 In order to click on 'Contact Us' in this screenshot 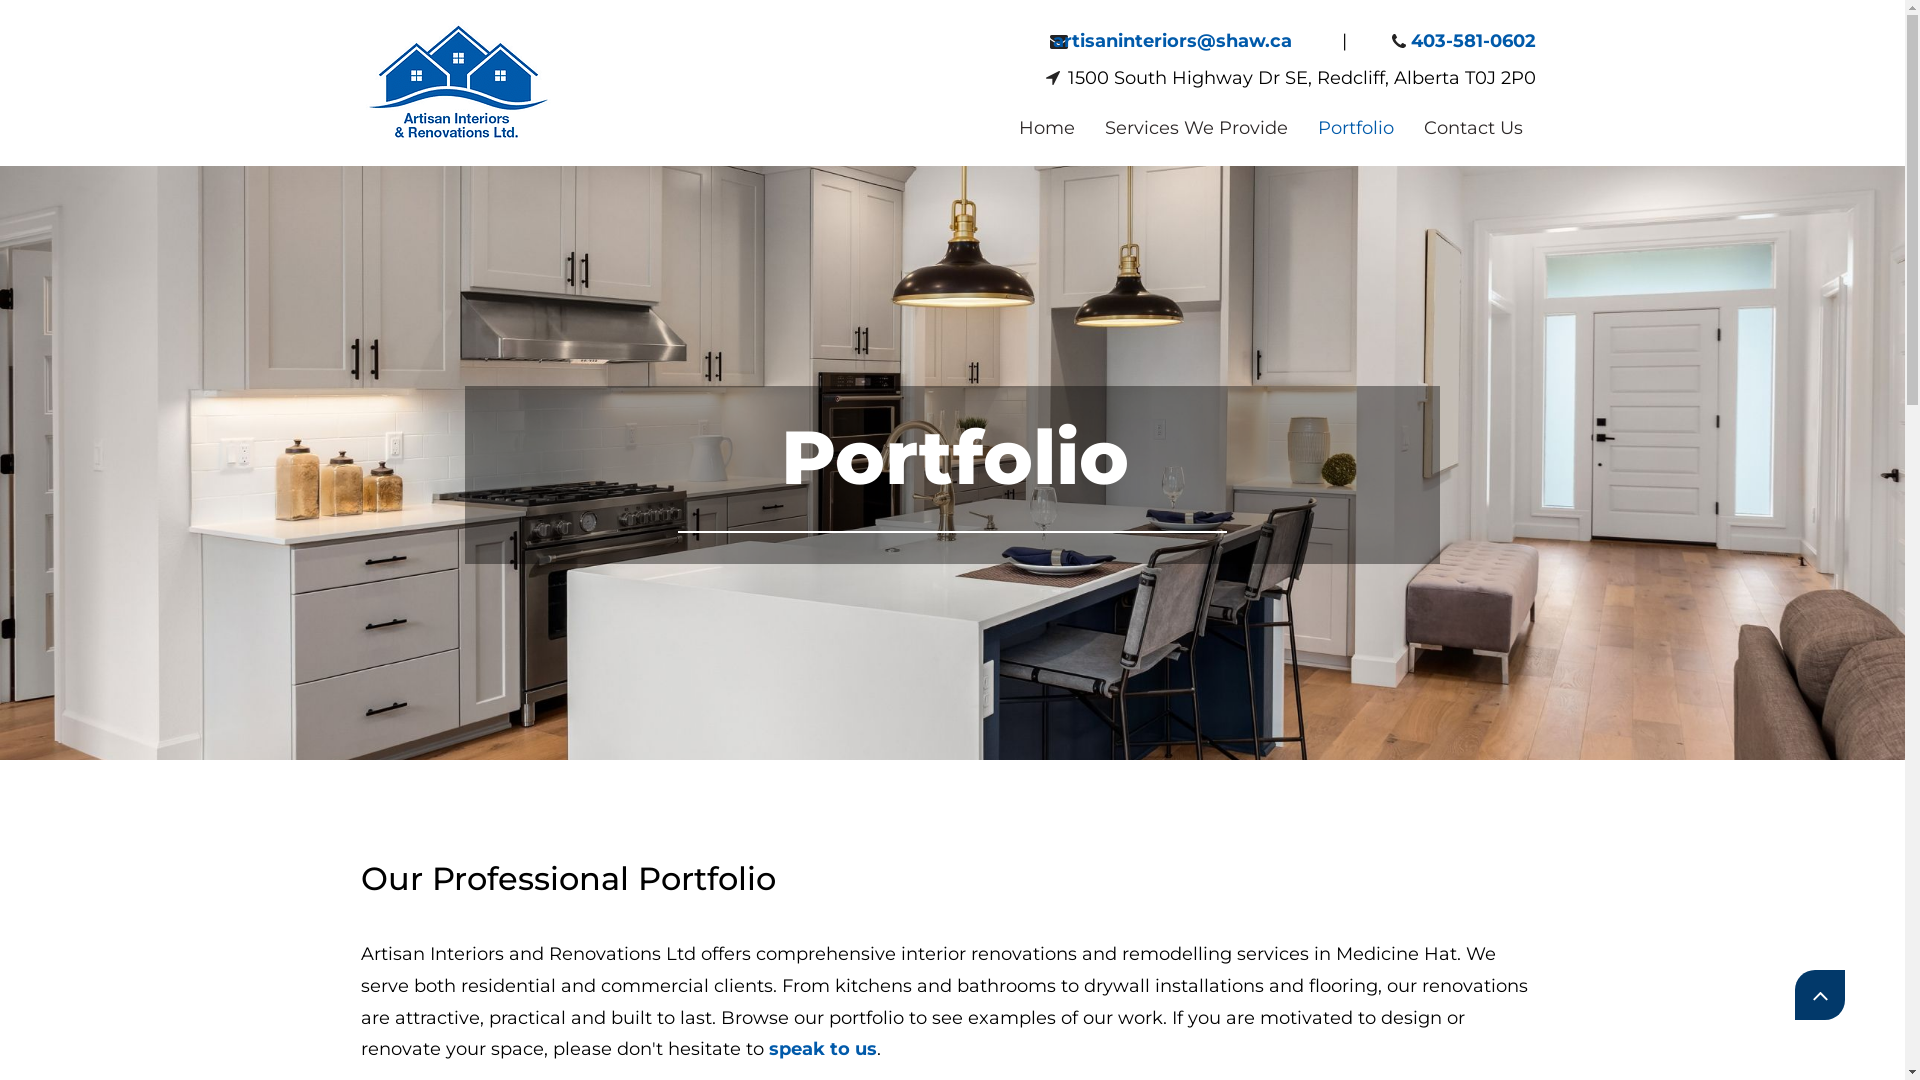, I will do `click(1473, 128)`.